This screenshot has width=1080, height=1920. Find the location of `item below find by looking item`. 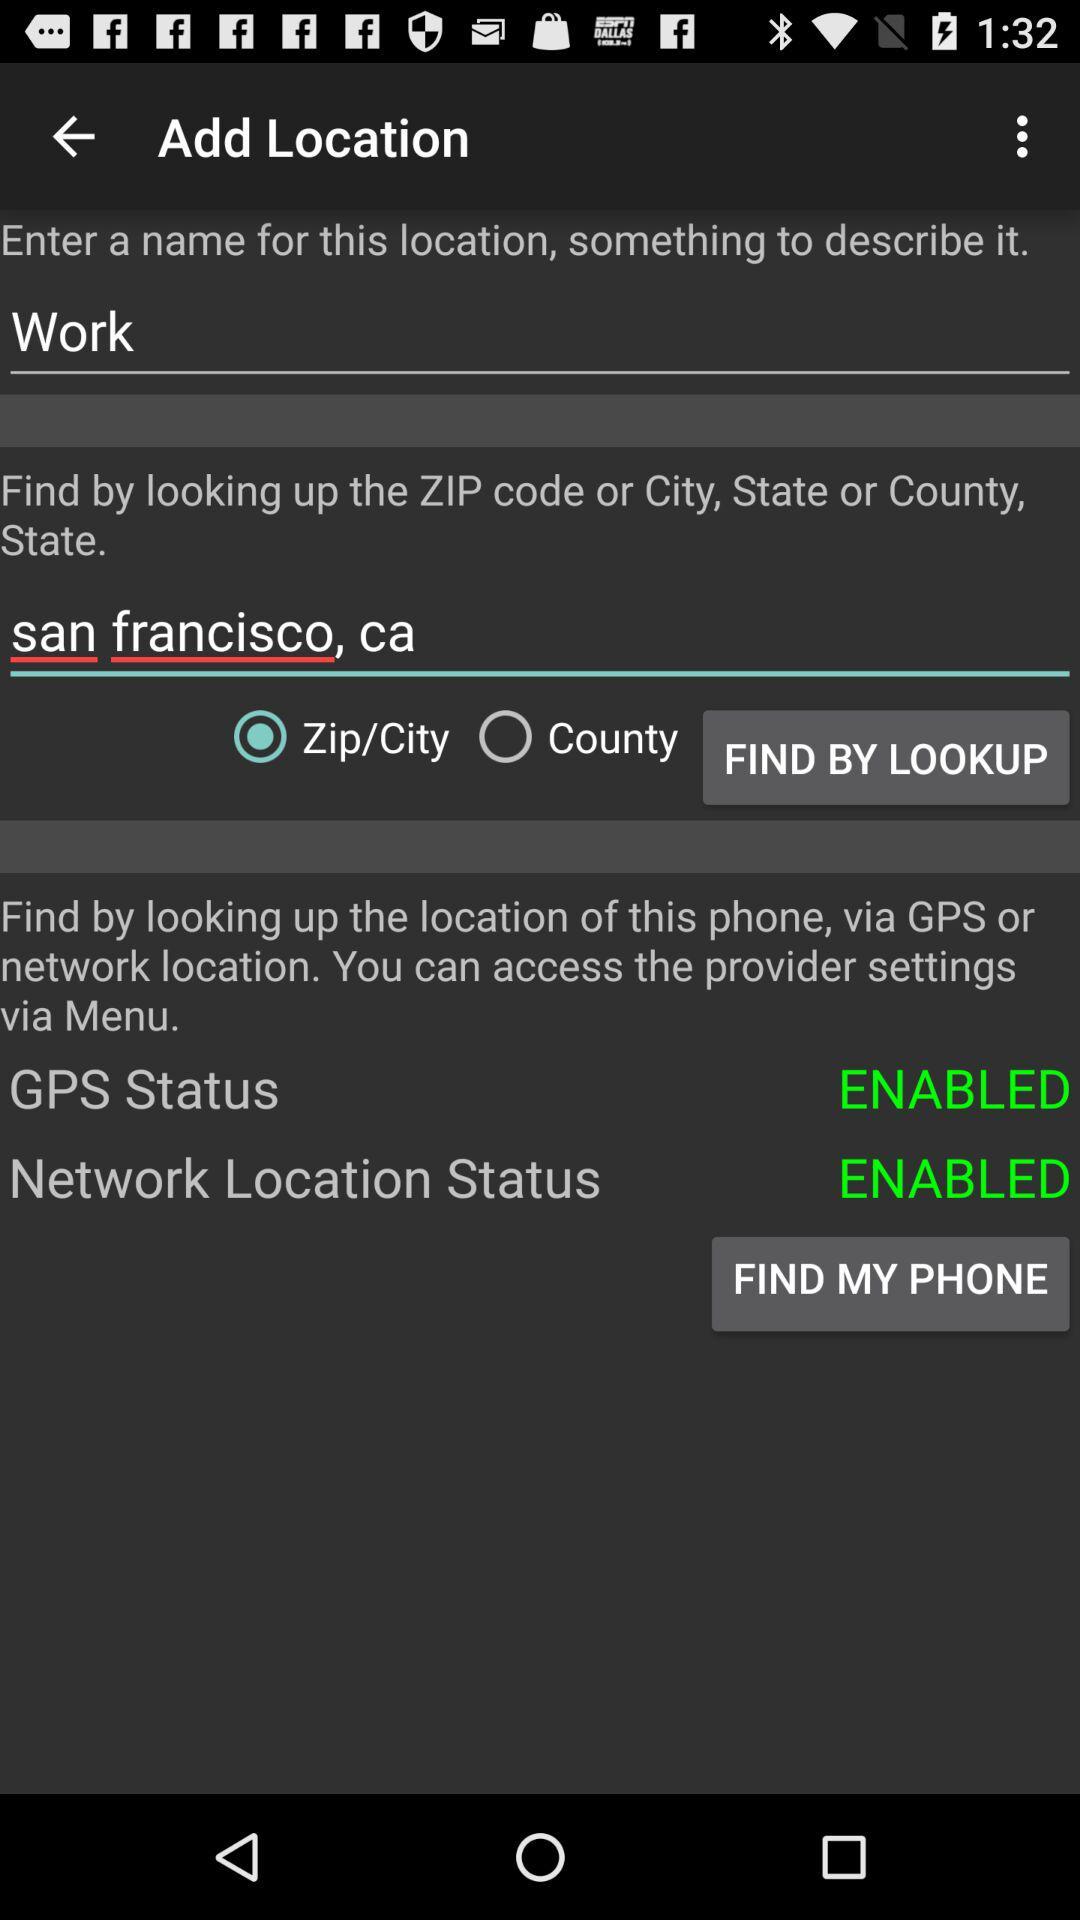

item below find by looking item is located at coordinates (540, 629).